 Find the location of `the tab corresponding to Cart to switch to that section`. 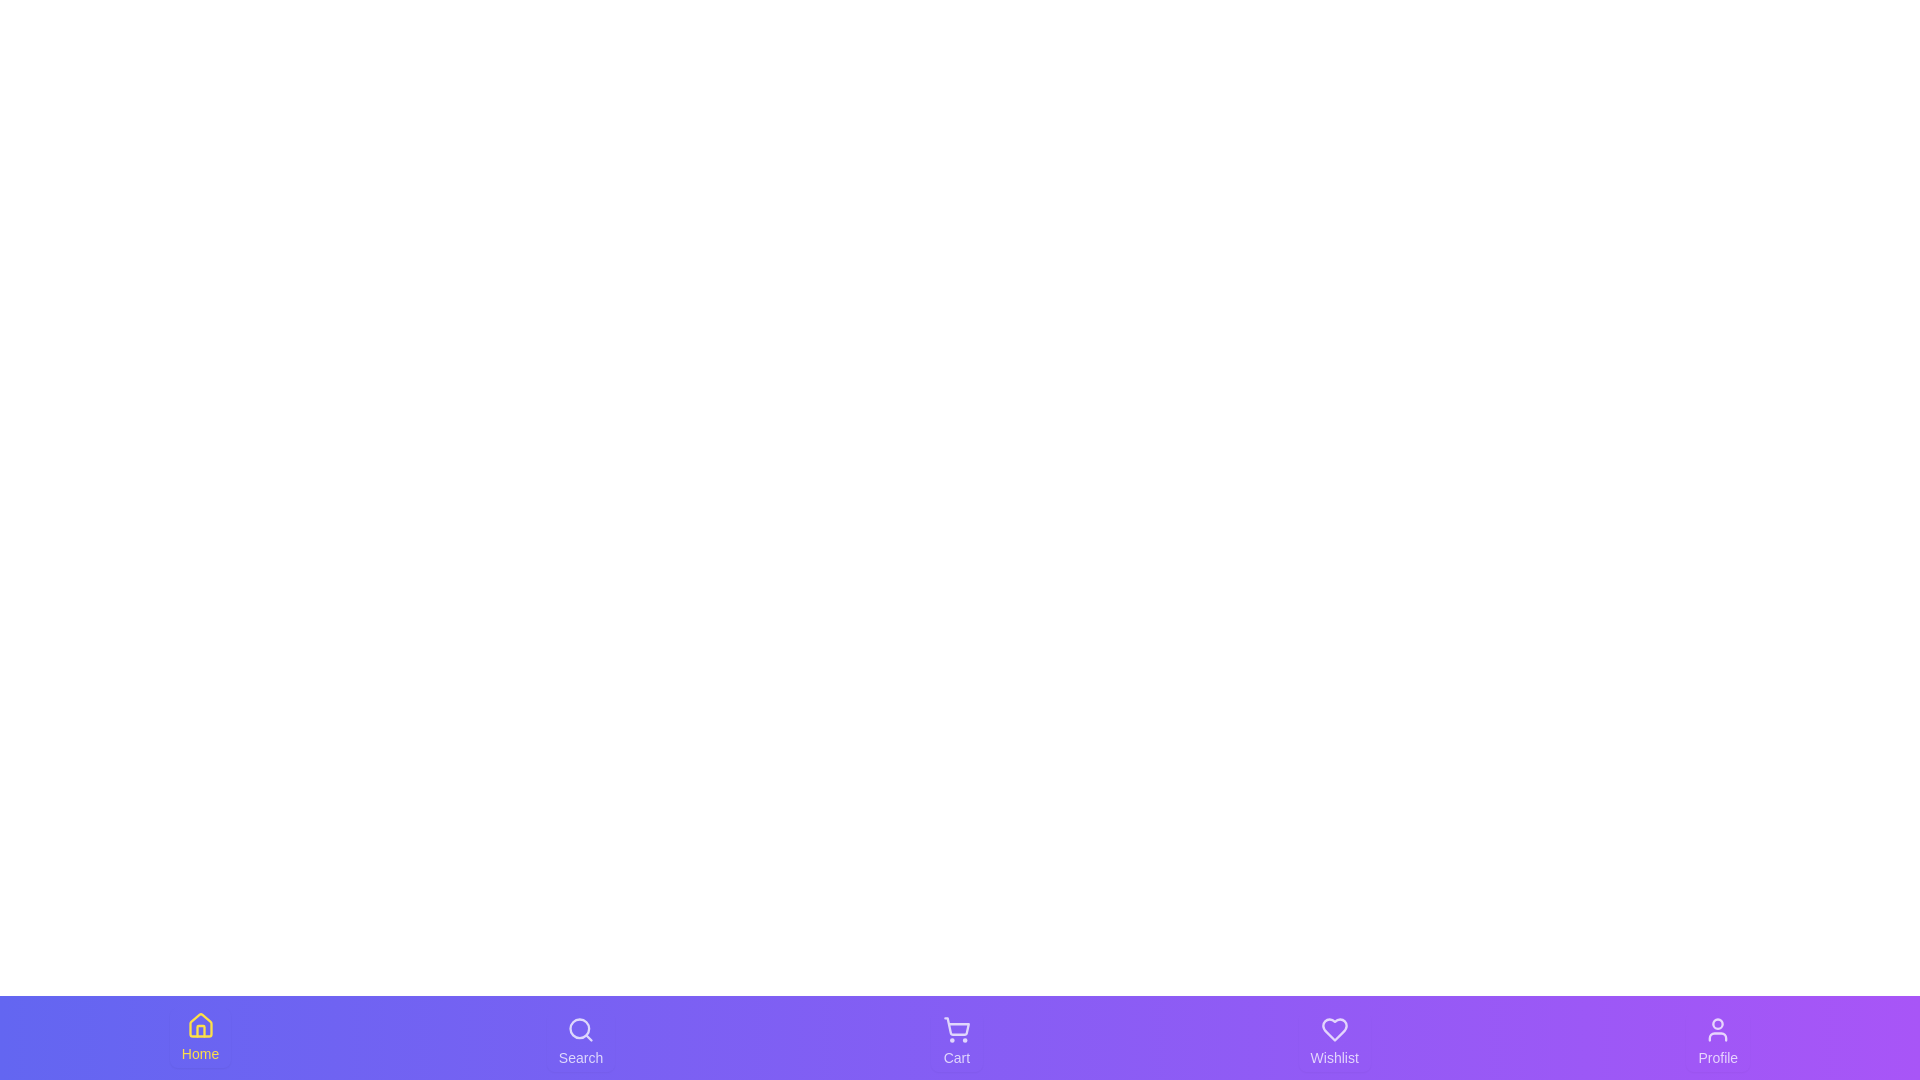

the tab corresponding to Cart to switch to that section is located at coordinates (955, 1040).